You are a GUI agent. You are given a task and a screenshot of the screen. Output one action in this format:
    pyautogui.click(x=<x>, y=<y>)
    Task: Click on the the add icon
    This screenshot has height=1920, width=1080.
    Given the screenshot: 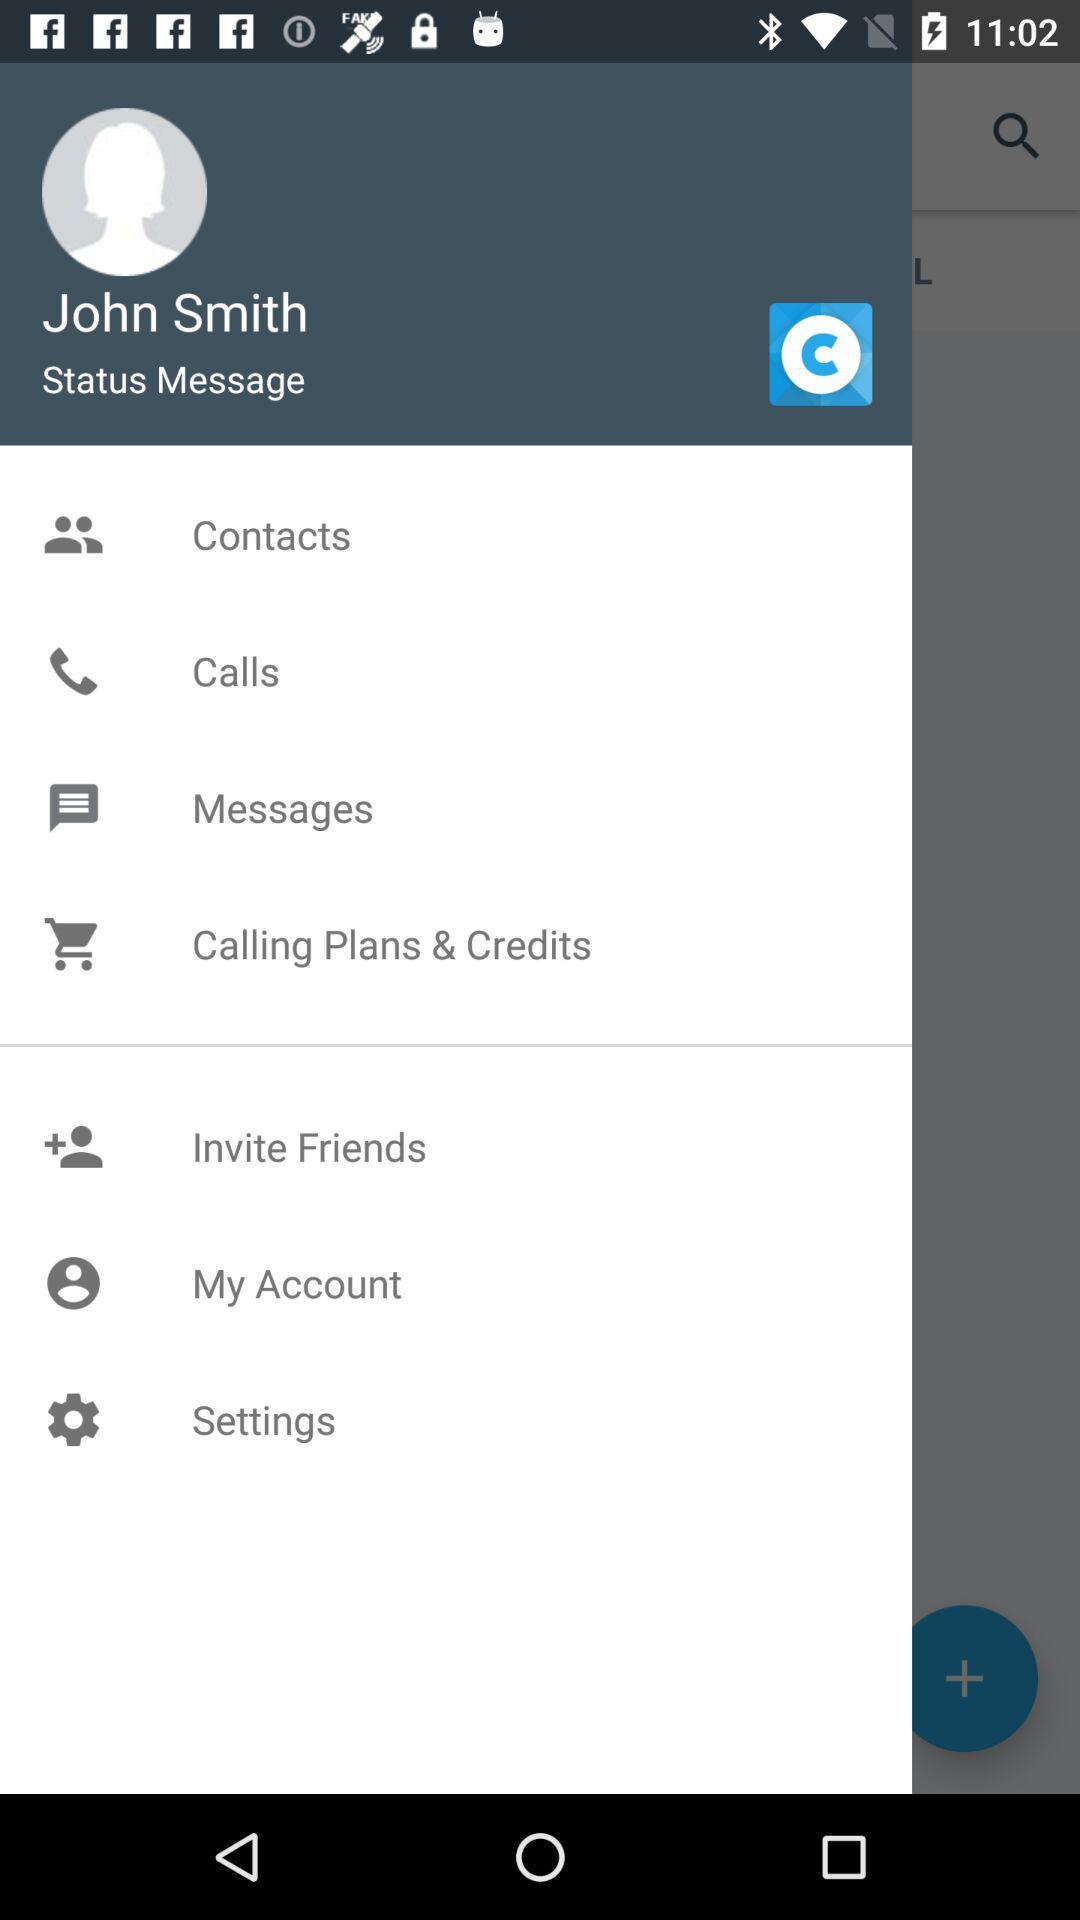 What is the action you would take?
    pyautogui.click(x=963, y=1796)
    